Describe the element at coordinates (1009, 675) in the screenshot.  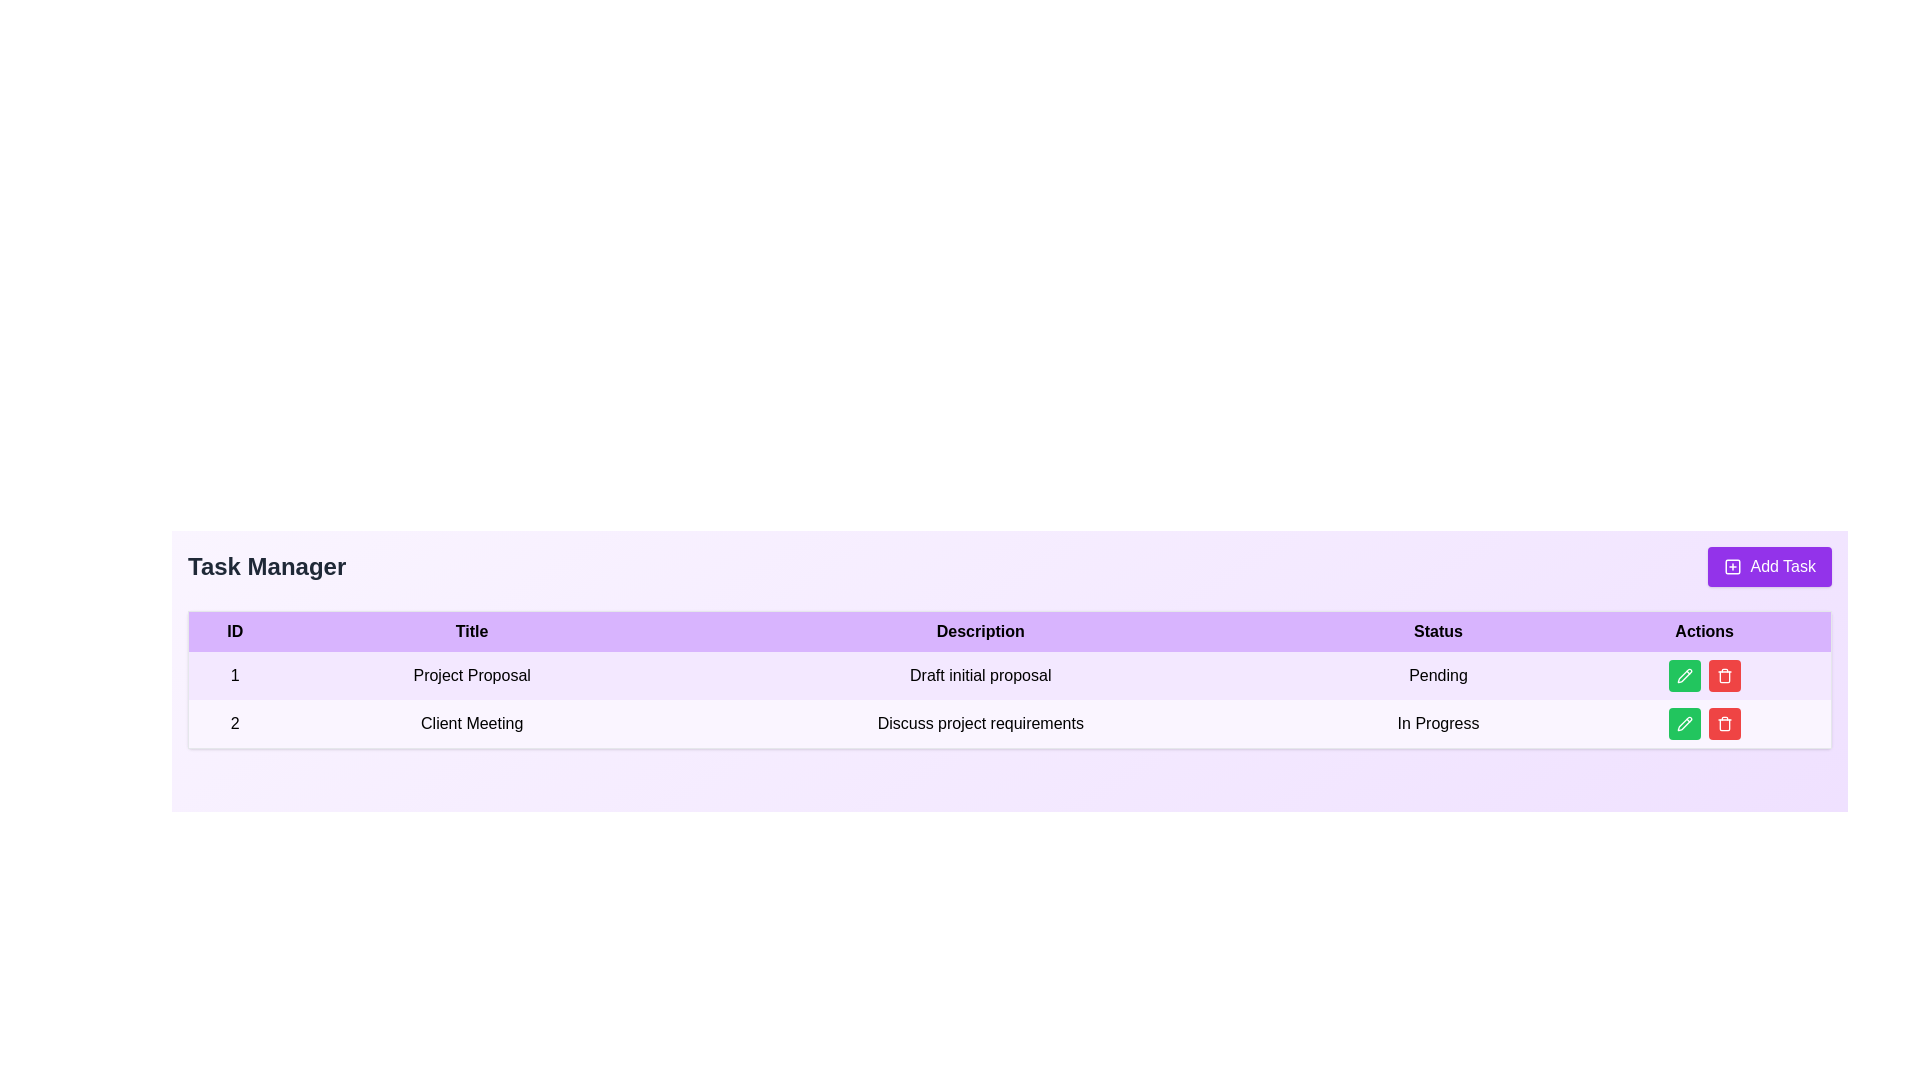
I see `the first row of the project table, which has a light purple background and displays the ID '1', Title 'Project Proposal', Description 'Draft initial proposal', and Status 'Pending'` at that location.